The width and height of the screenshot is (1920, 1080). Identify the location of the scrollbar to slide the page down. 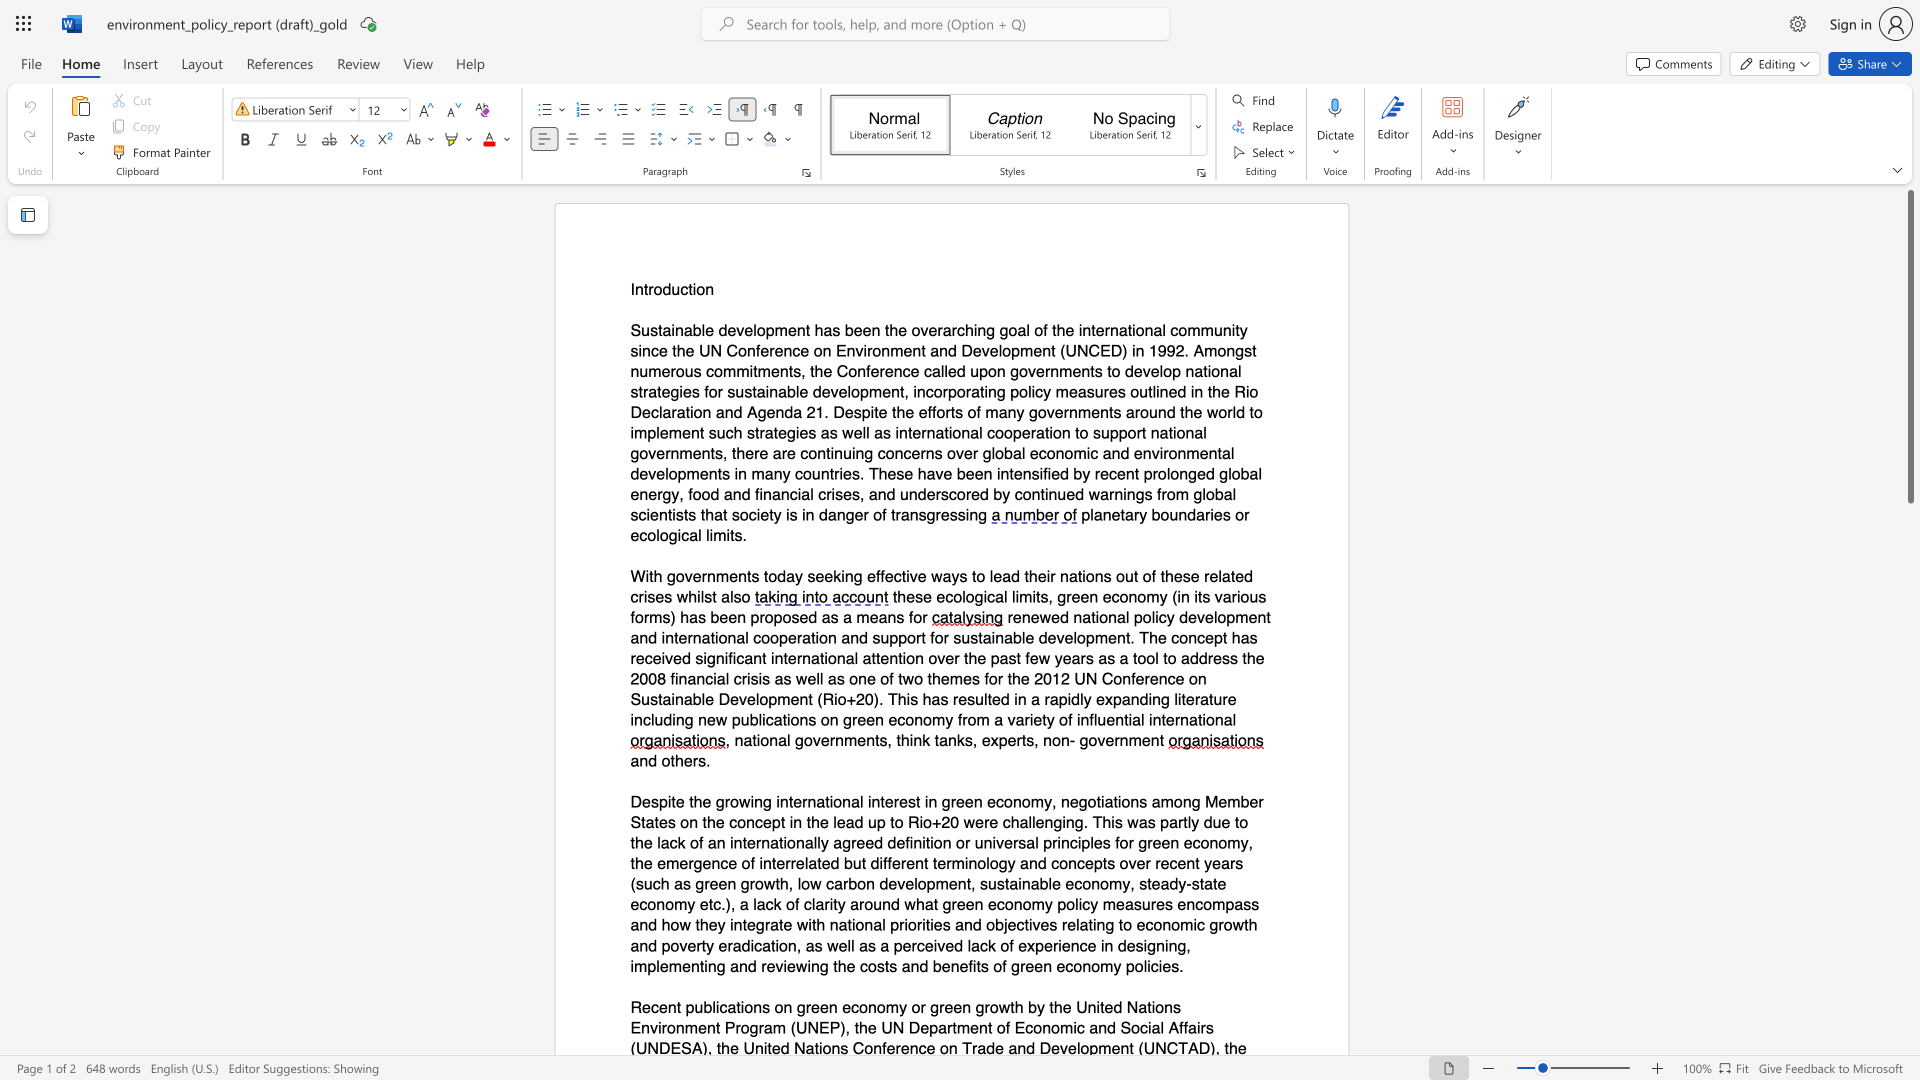
(1909, 698).